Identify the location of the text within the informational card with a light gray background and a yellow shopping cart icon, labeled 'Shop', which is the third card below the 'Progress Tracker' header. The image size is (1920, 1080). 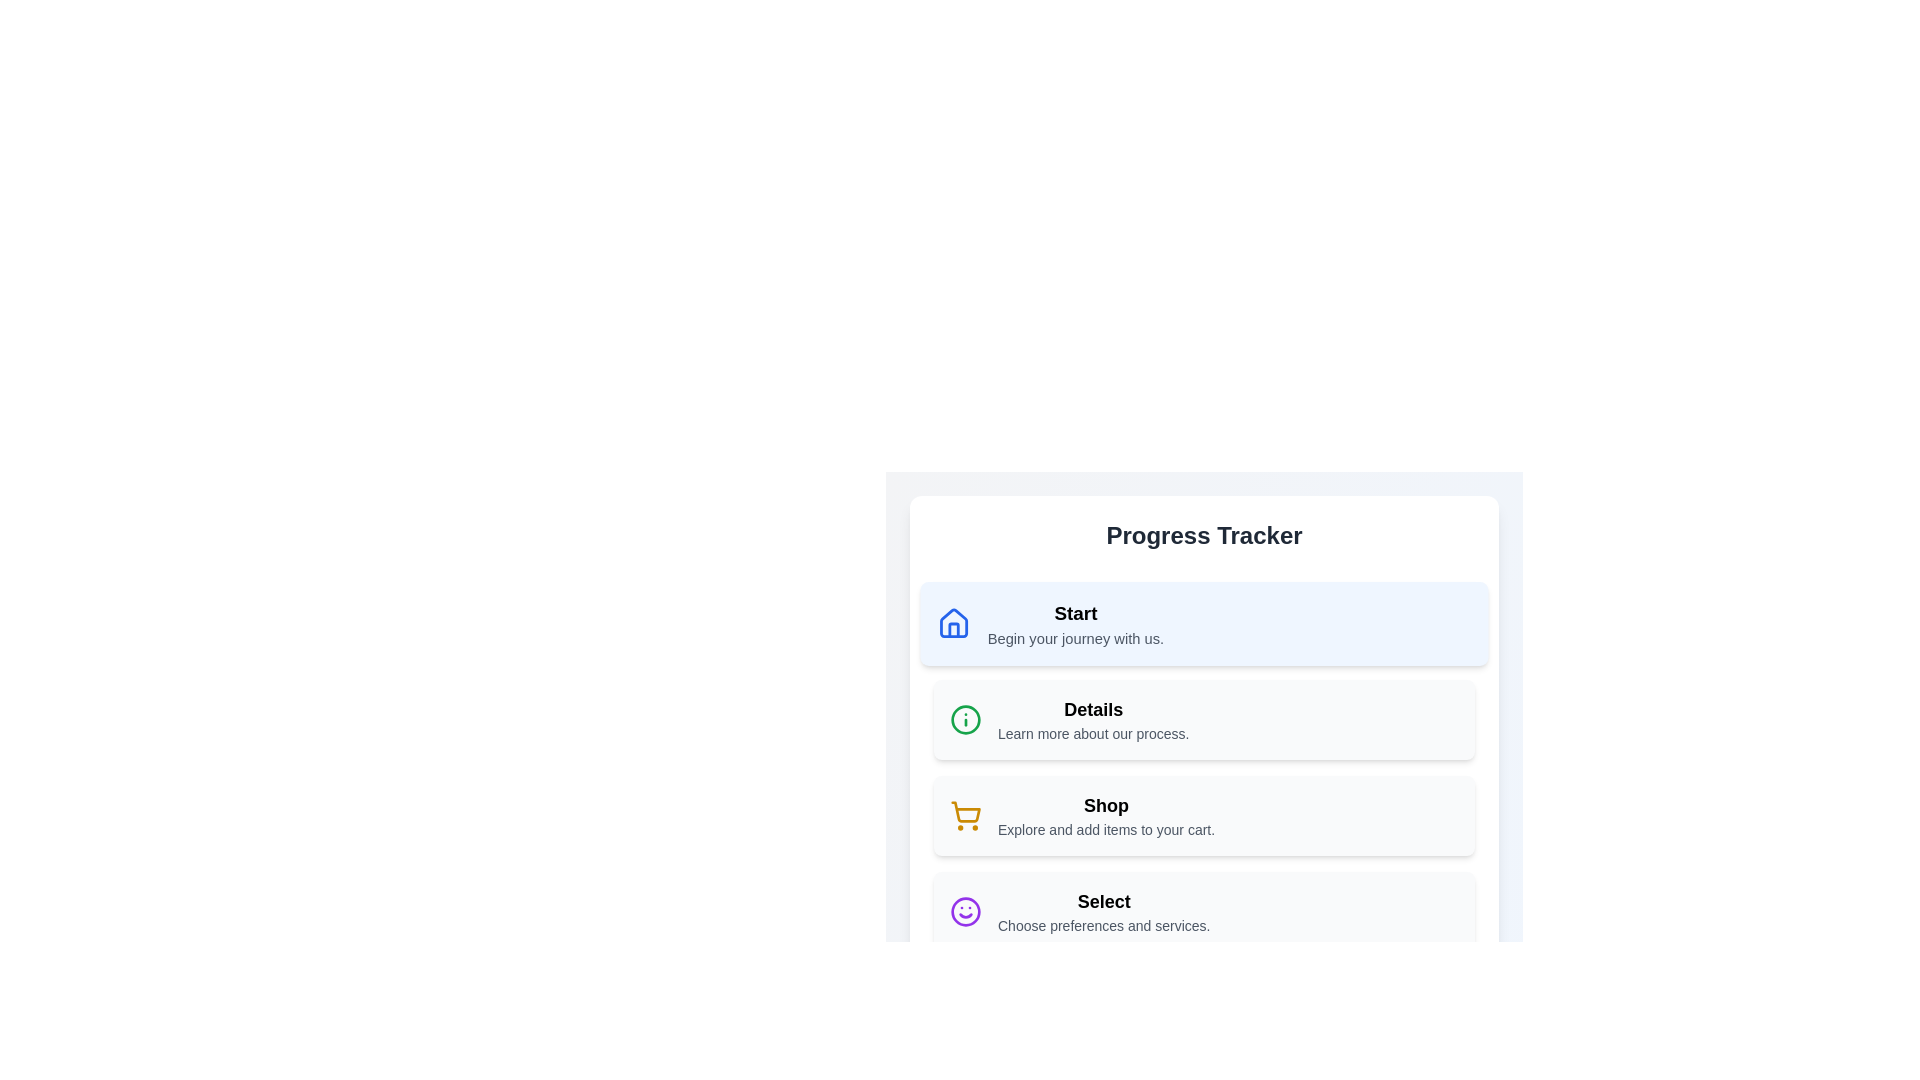
(1203, 816).